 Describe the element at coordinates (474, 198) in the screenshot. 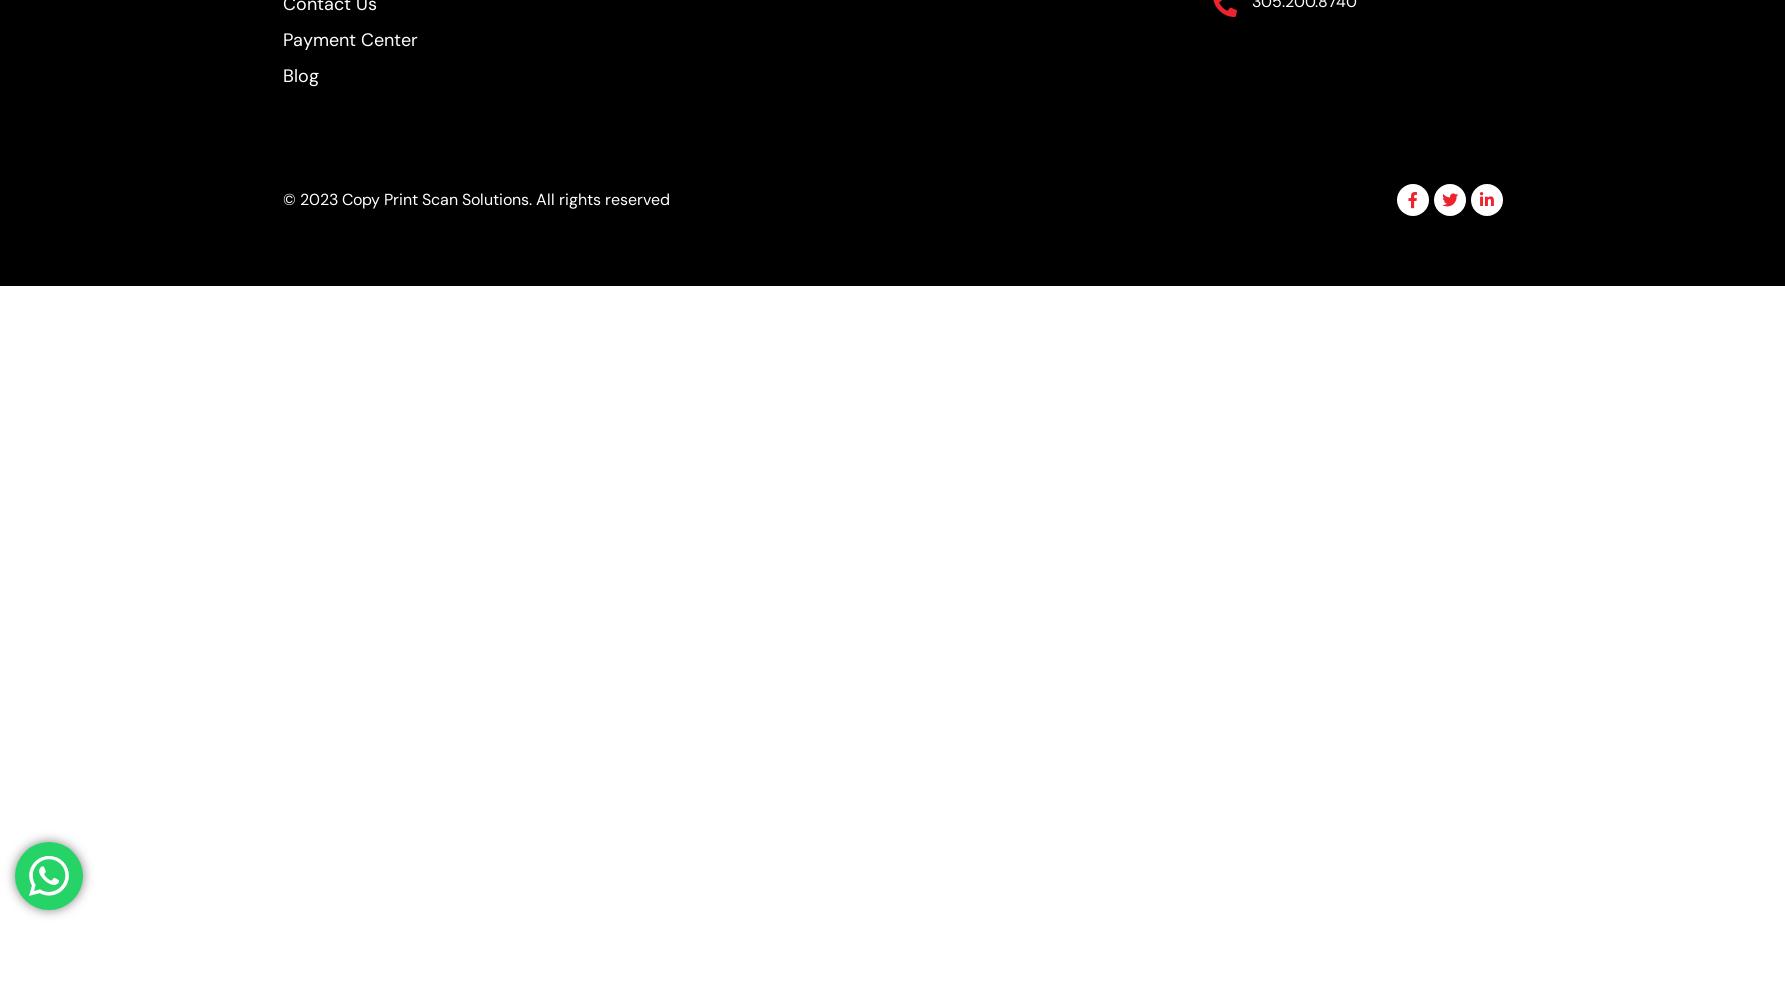

I see `'© 2023 Copy Print Scan Solutions. All rights reserved'` at that location.